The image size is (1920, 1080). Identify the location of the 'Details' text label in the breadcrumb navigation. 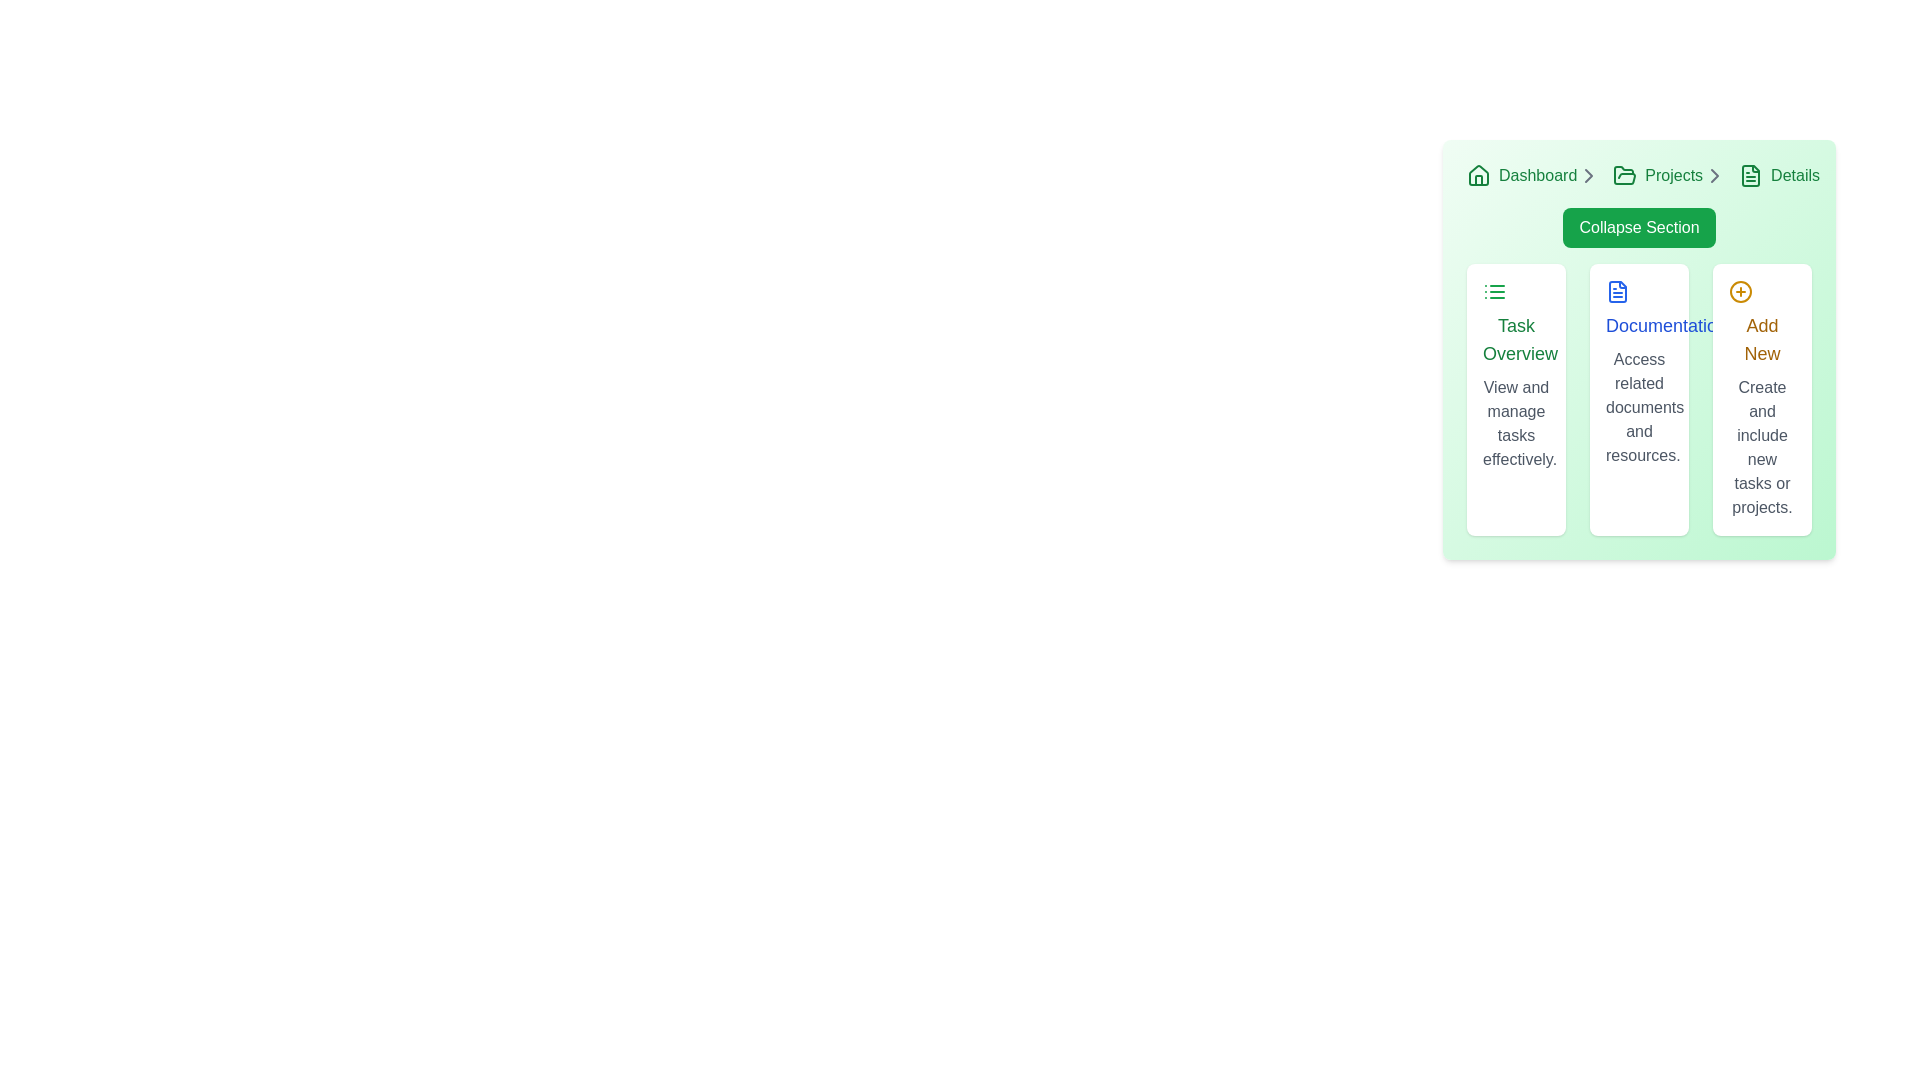
(1795, 175).